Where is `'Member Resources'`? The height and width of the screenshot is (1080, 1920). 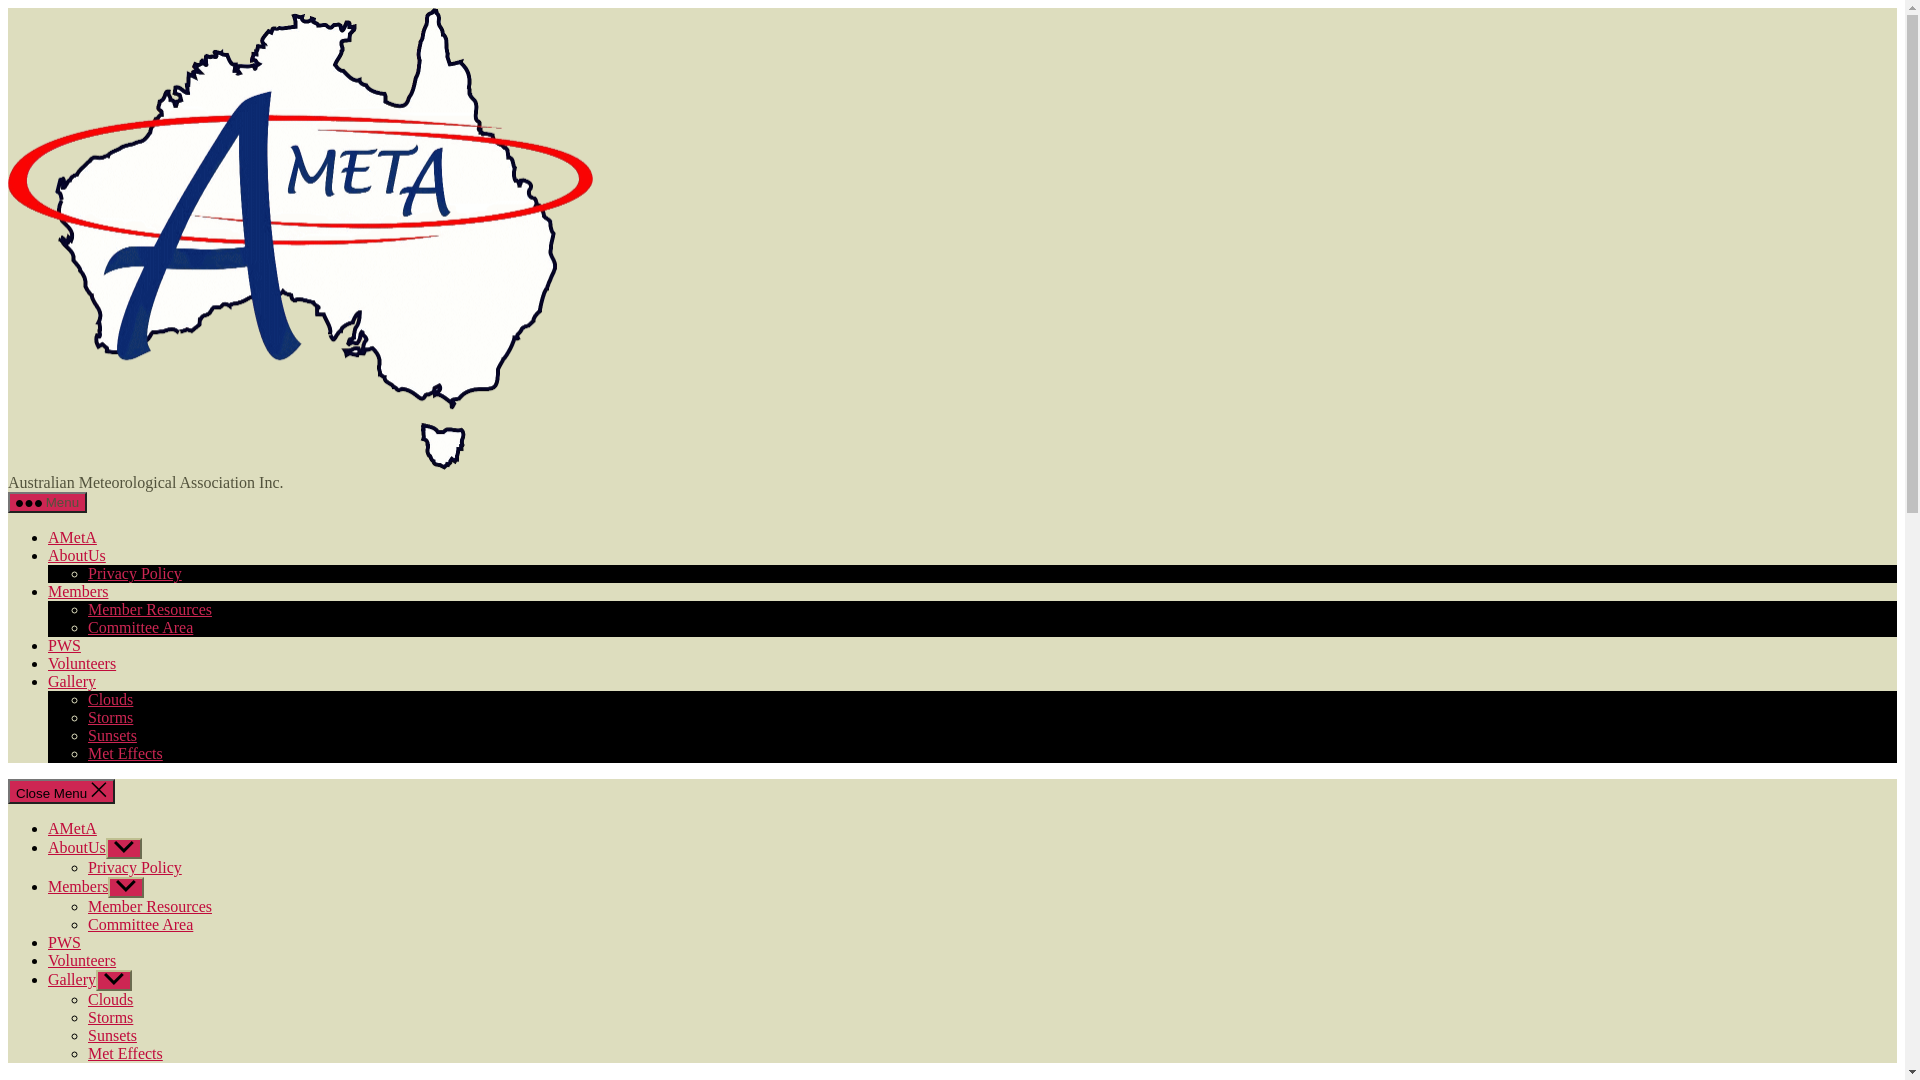
'Member Resources' is located at coordinates (148, 906).